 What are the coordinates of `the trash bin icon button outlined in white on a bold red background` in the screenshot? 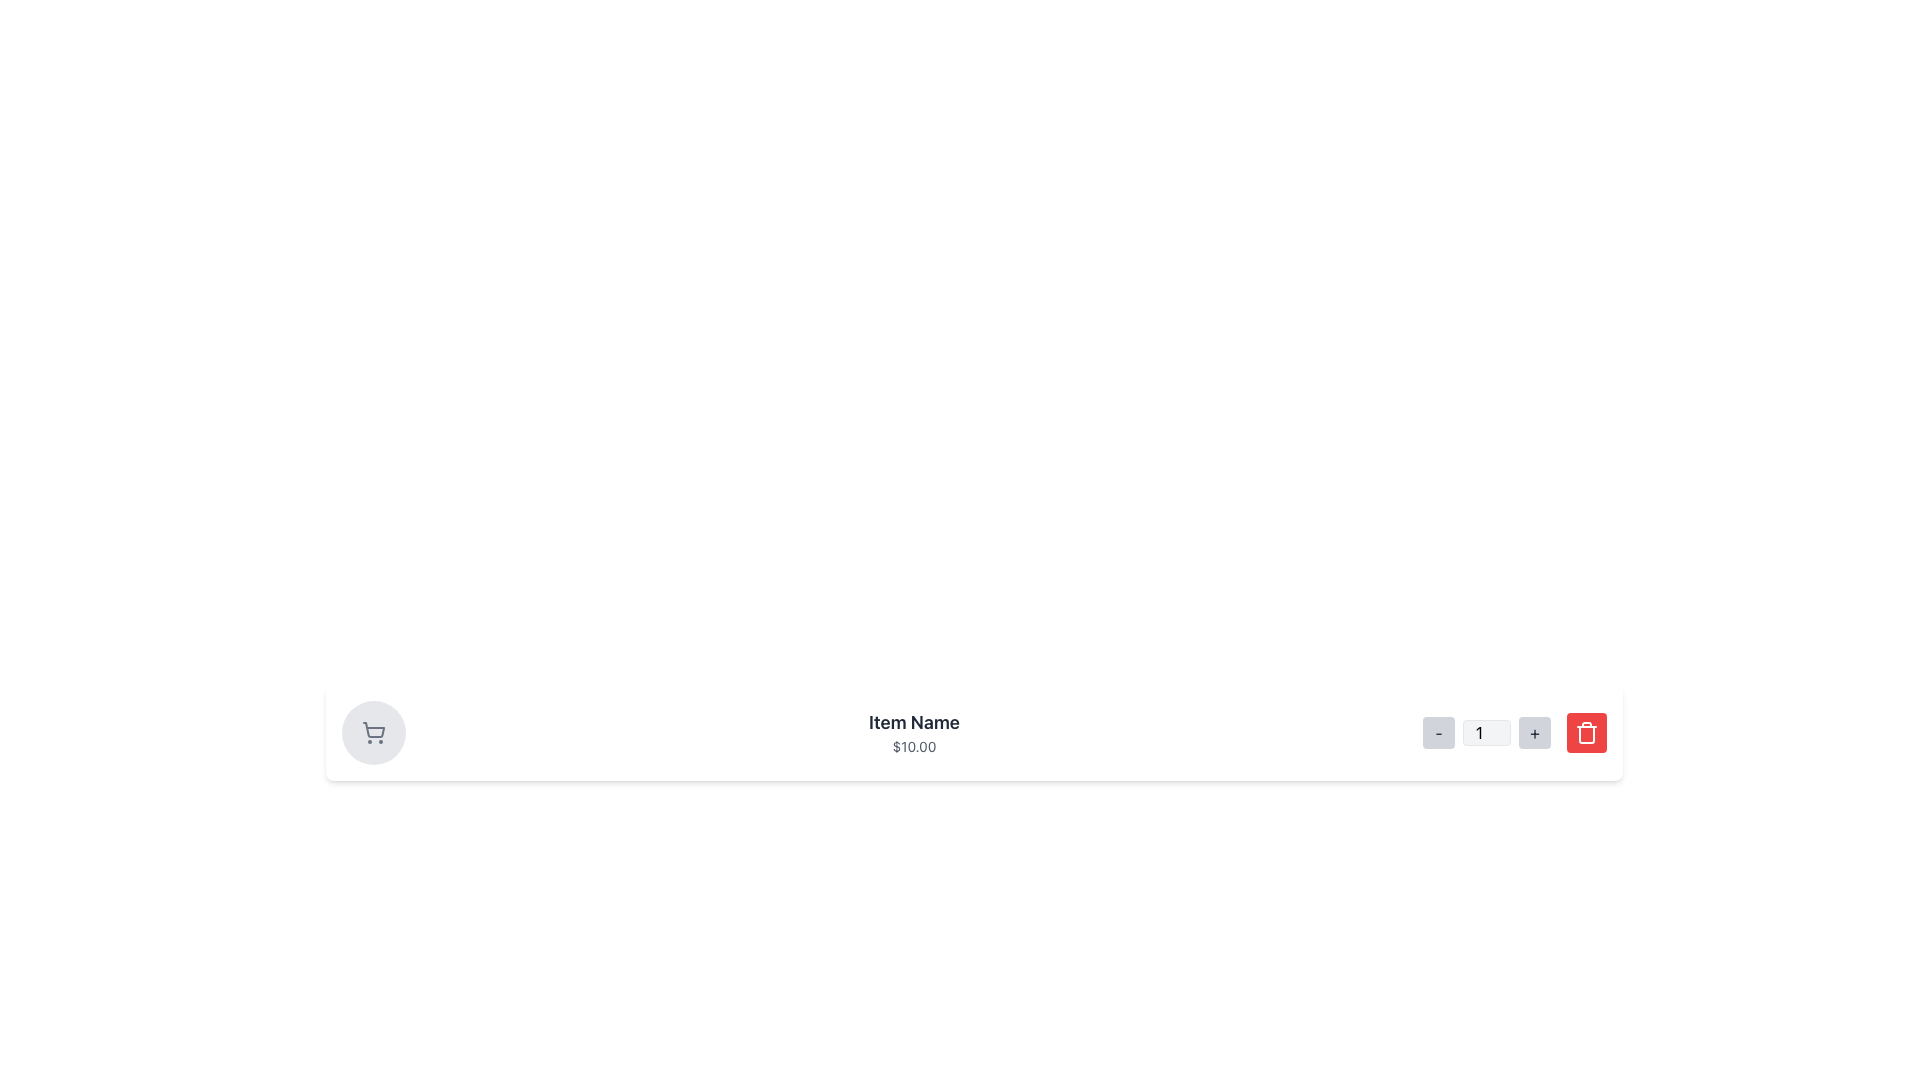 It's located at (1586, 732).